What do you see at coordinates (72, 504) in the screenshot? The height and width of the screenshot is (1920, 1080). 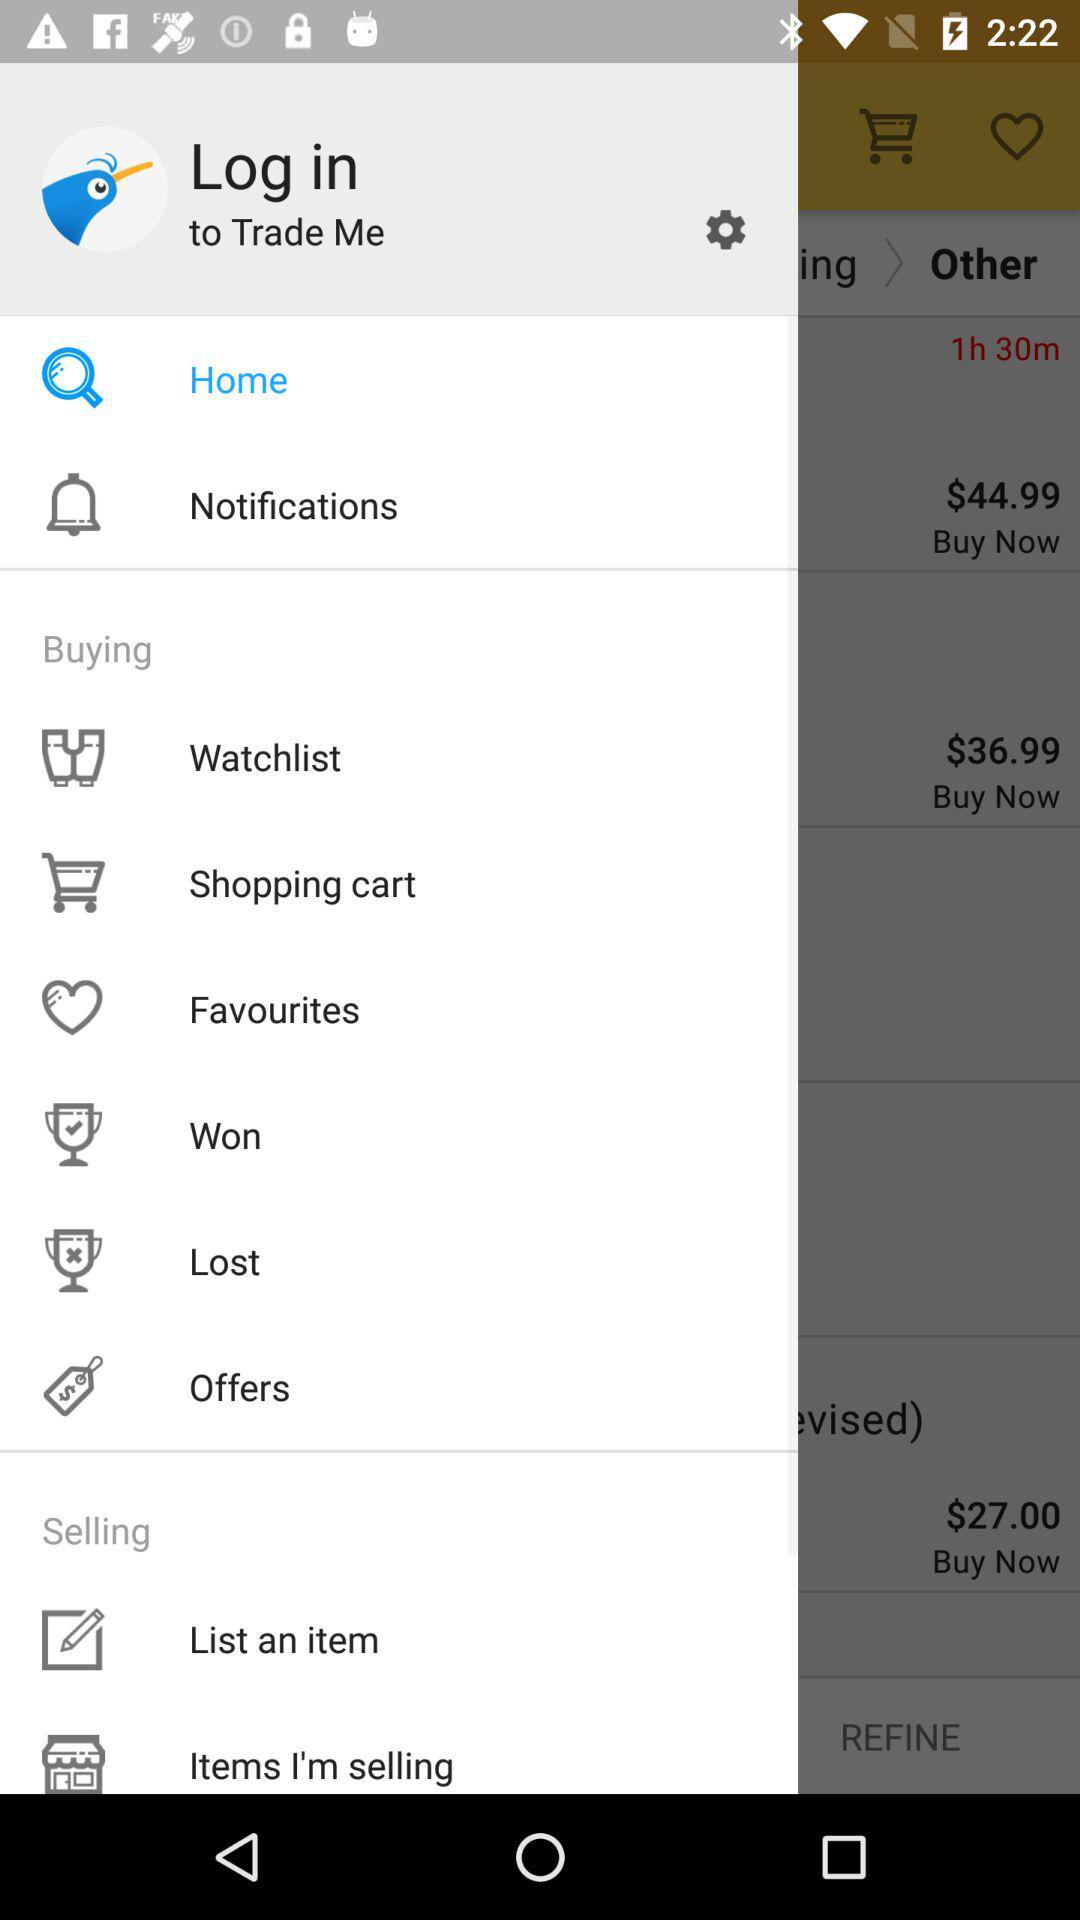 I see `the icon left to notifications` at bounding box center [72, 504].